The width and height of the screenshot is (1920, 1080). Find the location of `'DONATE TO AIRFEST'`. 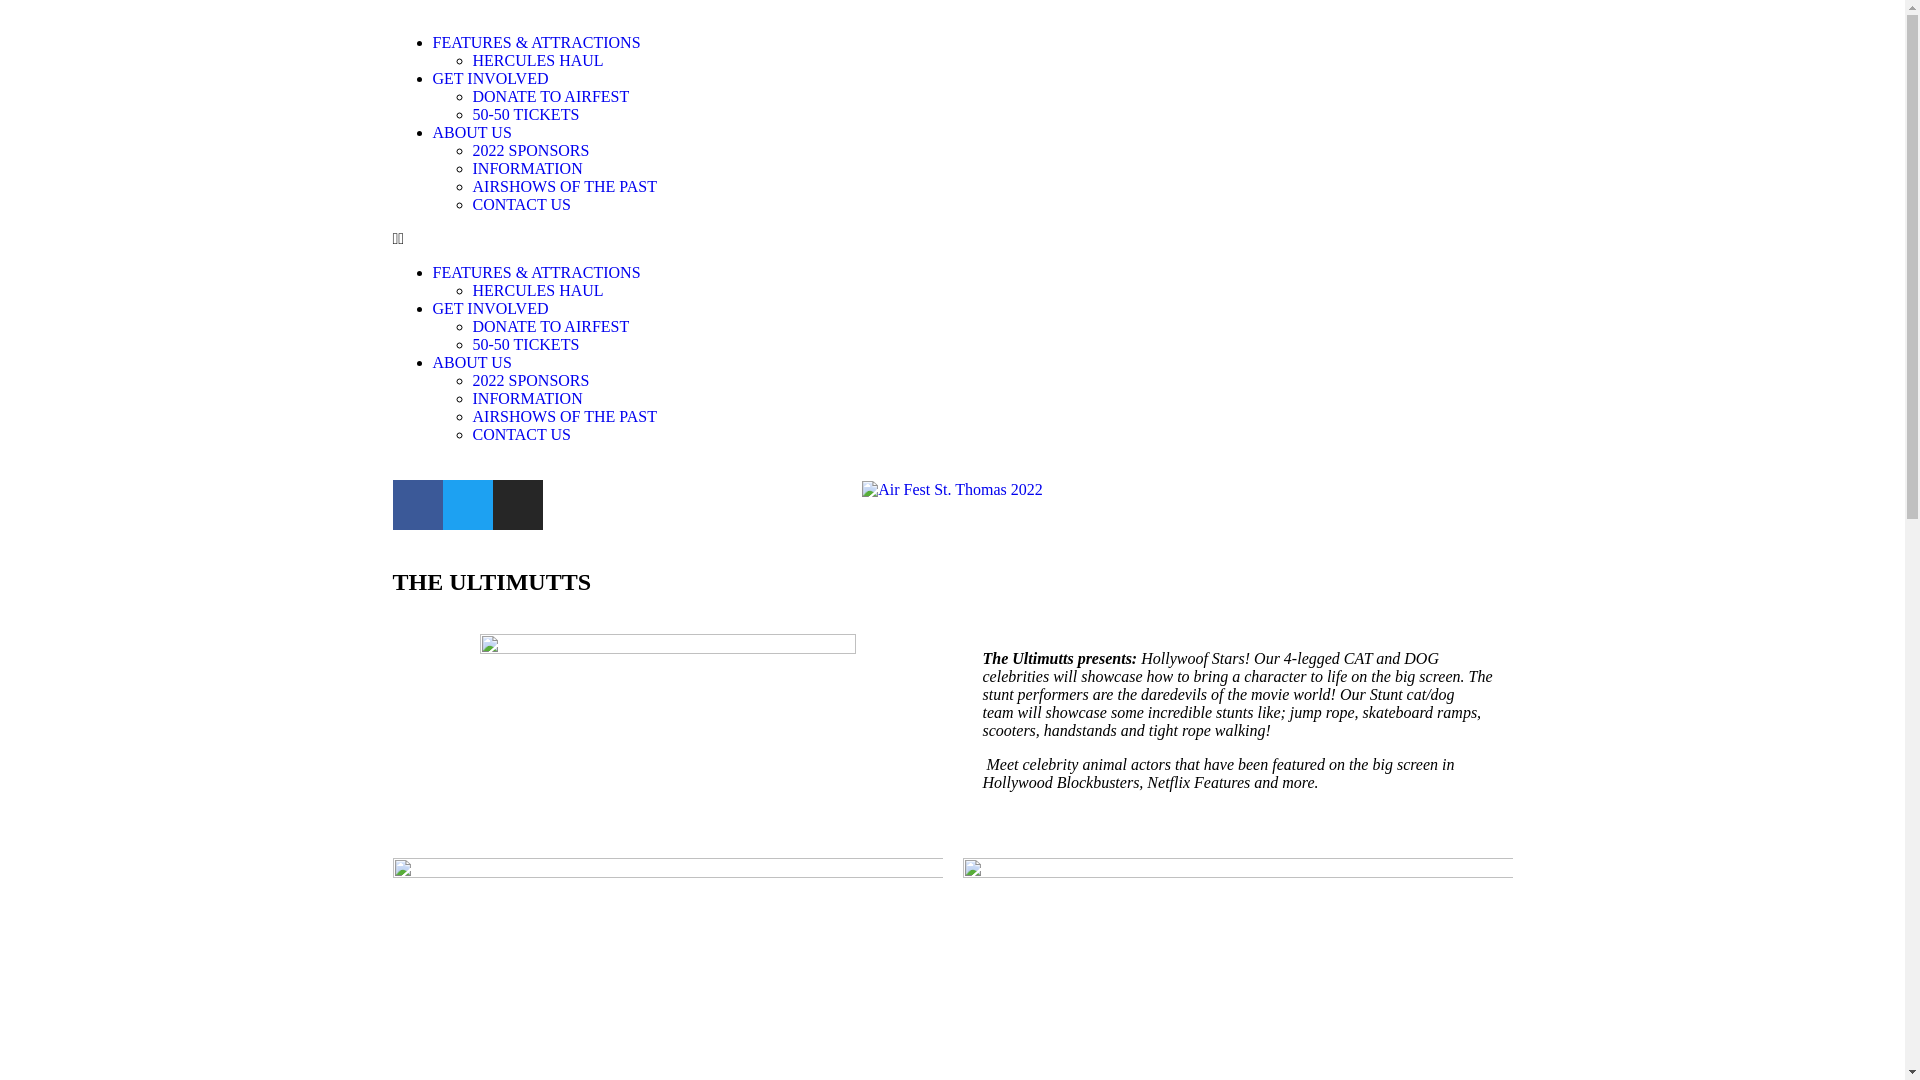

'DONATE TO AIRFEST' is located at coordinates (550, 96).